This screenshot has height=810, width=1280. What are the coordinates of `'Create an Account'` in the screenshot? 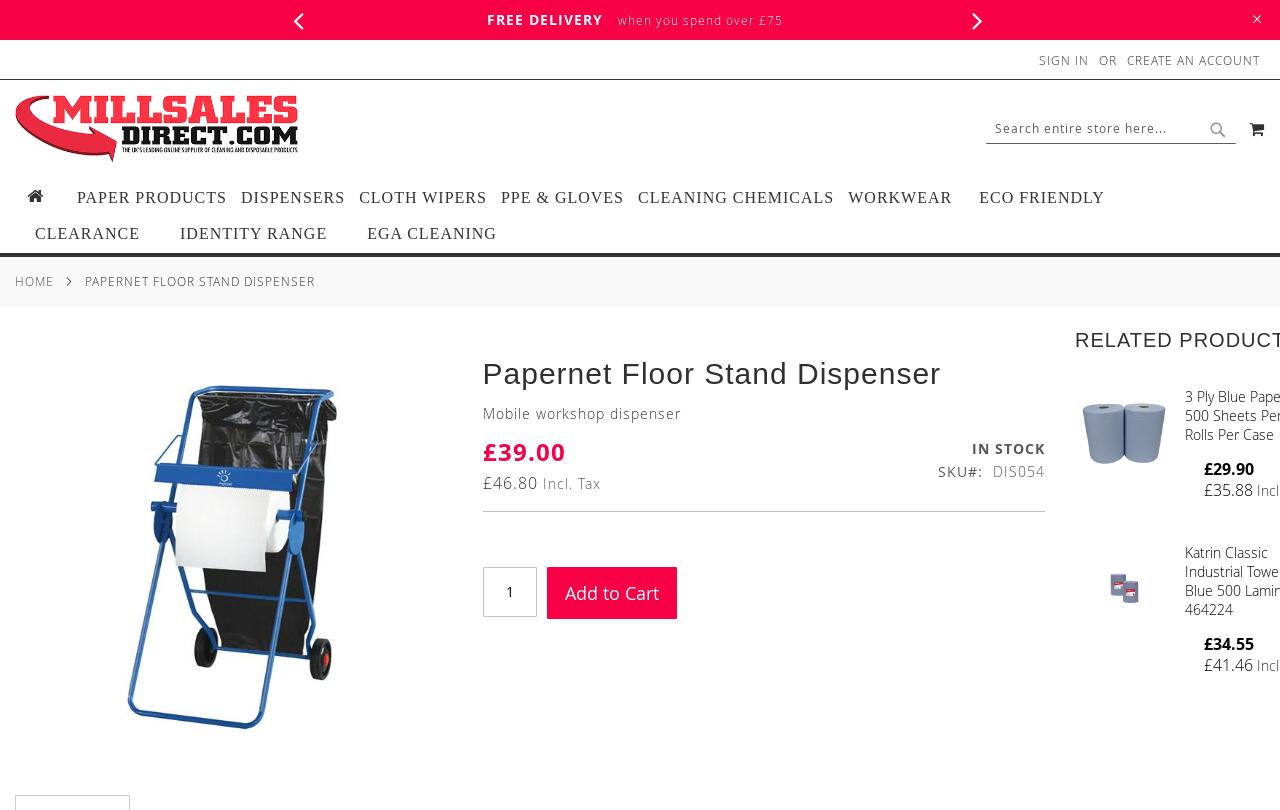 It's located at (1127, 60).